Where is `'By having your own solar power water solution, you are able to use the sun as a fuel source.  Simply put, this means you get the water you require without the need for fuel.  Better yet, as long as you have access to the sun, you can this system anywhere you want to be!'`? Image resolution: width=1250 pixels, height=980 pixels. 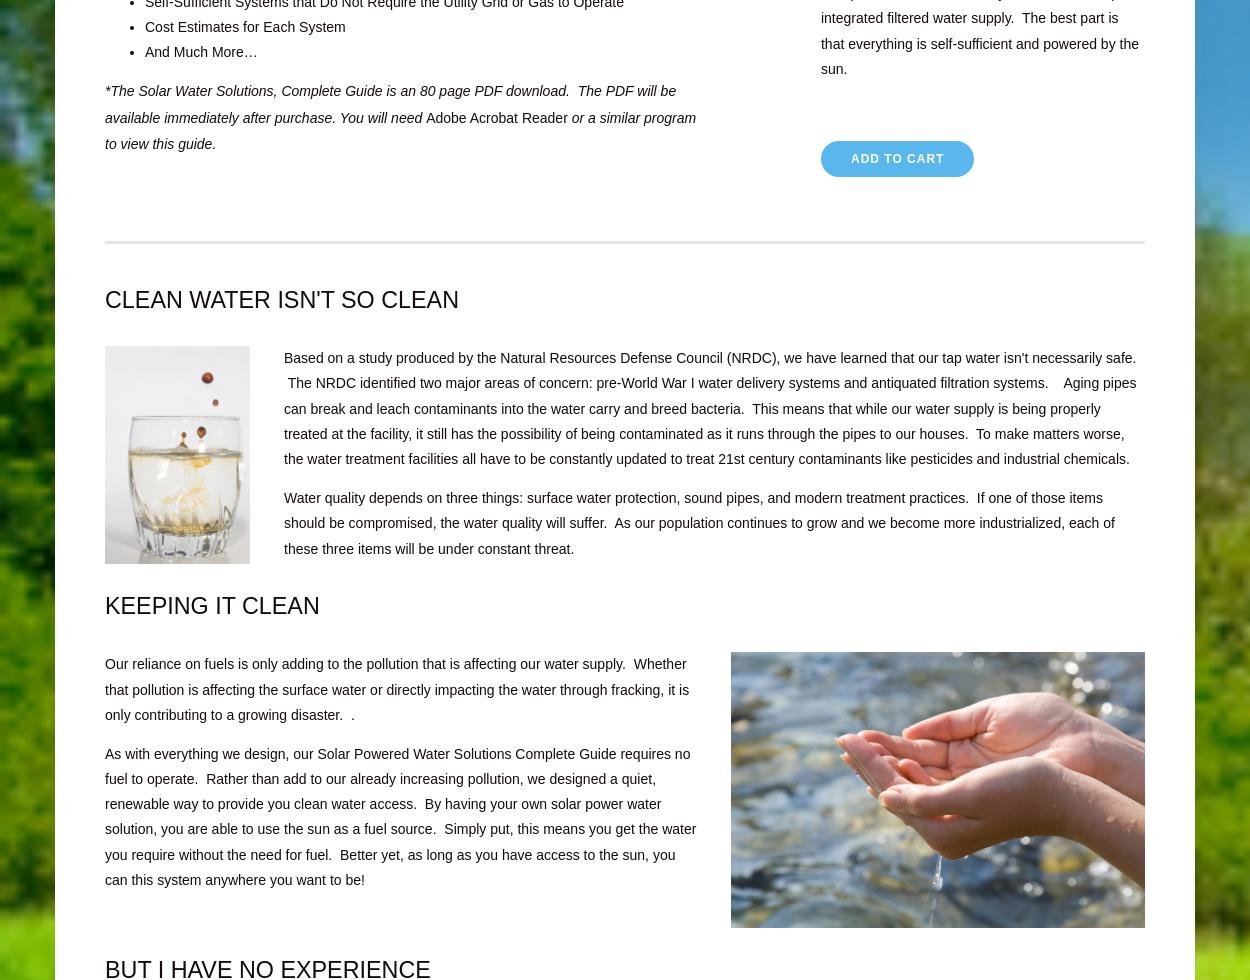 'By having your own solar power water solution, you are able to use the sun as a fuel source.  Simply put, this means you get the water you require without the need for fuel.  Better yet, as long as you have access to the sun, you can this system anywhere you want to be!' is located at coordinates (400, 841).